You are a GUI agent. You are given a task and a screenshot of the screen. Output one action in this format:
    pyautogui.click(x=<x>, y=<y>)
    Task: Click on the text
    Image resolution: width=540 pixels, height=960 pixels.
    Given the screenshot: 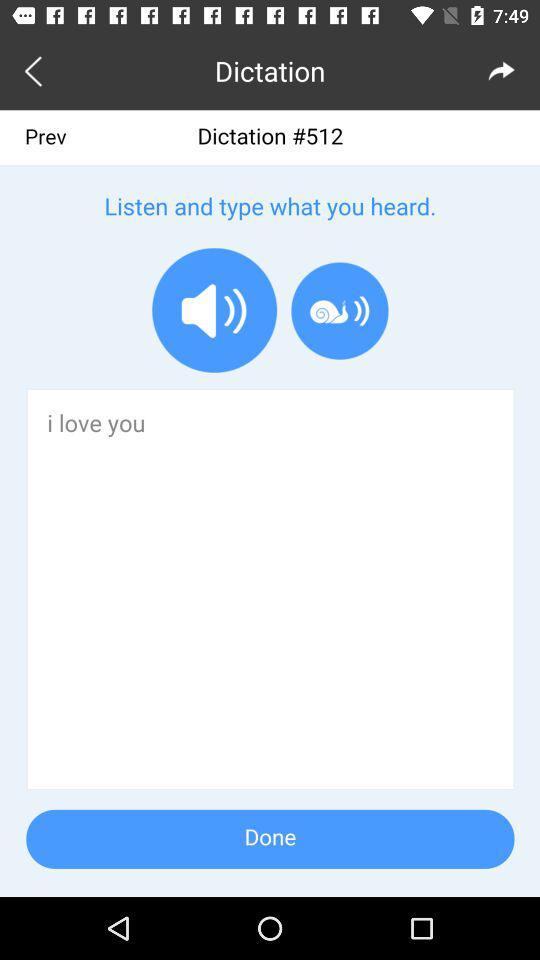 What is the action you would take?
    pyautogui.click(x=270, y=502)
    